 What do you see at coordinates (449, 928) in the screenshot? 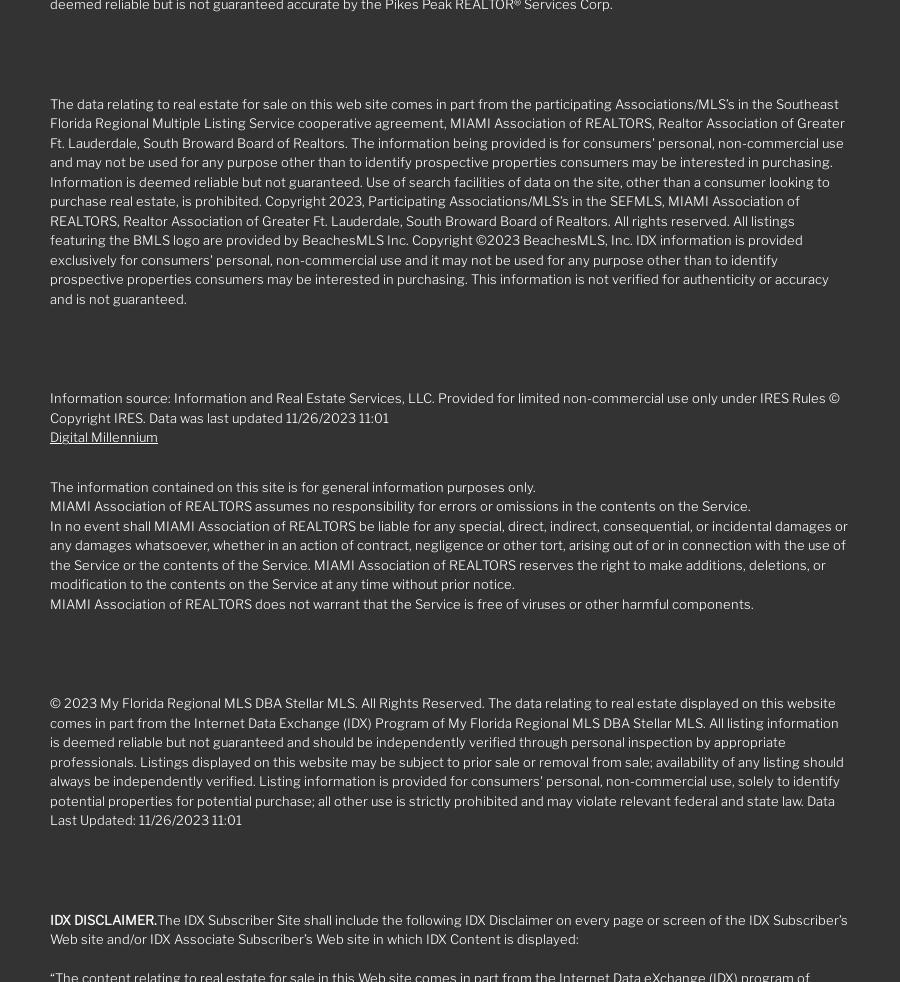
I see `'The IDX Subscriber Site shall include the following IDX Disclaimer on every page or screen of the IDX Subscriber’s Web site and/or IDX Associate Subscriber’s Web site in which IDX Content is displayed:'` at bounding box center [449, 928].